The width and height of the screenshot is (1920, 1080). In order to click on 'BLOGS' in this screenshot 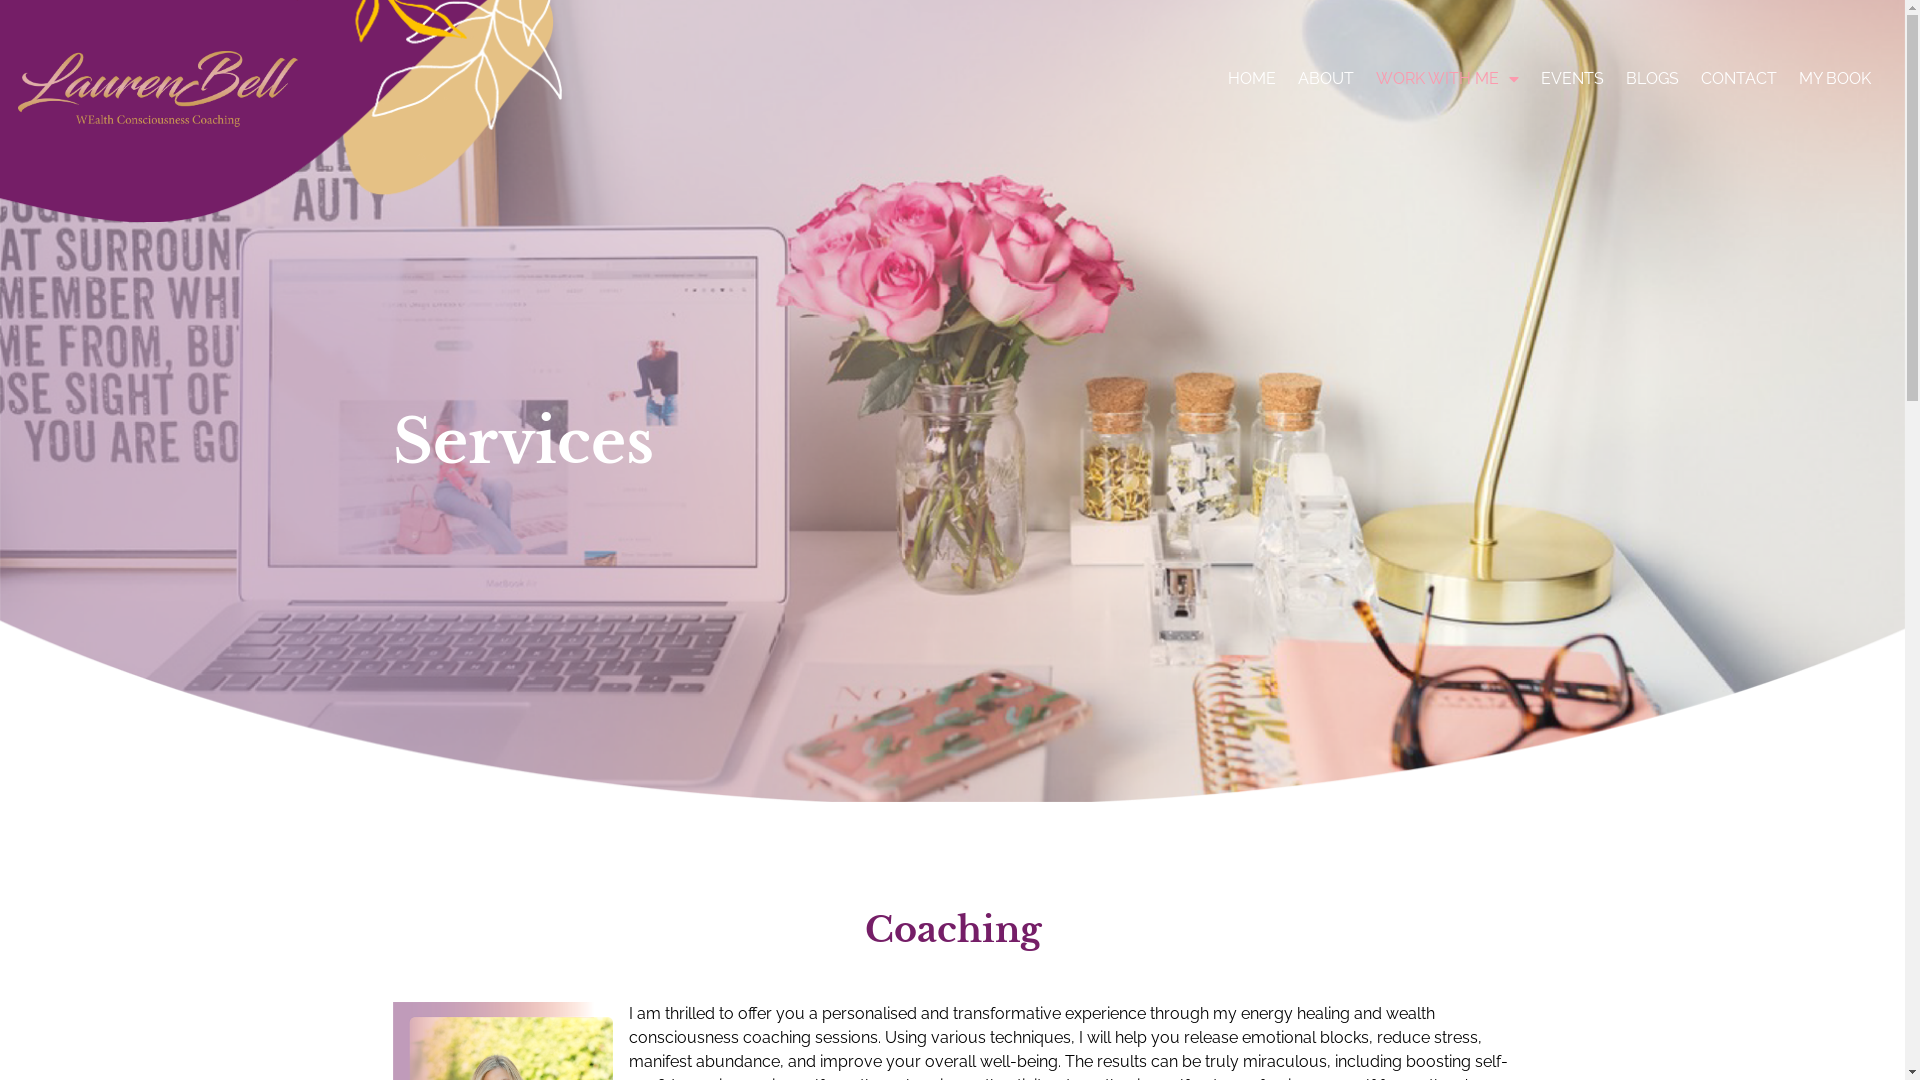, I will do `click(1614, 77)`.